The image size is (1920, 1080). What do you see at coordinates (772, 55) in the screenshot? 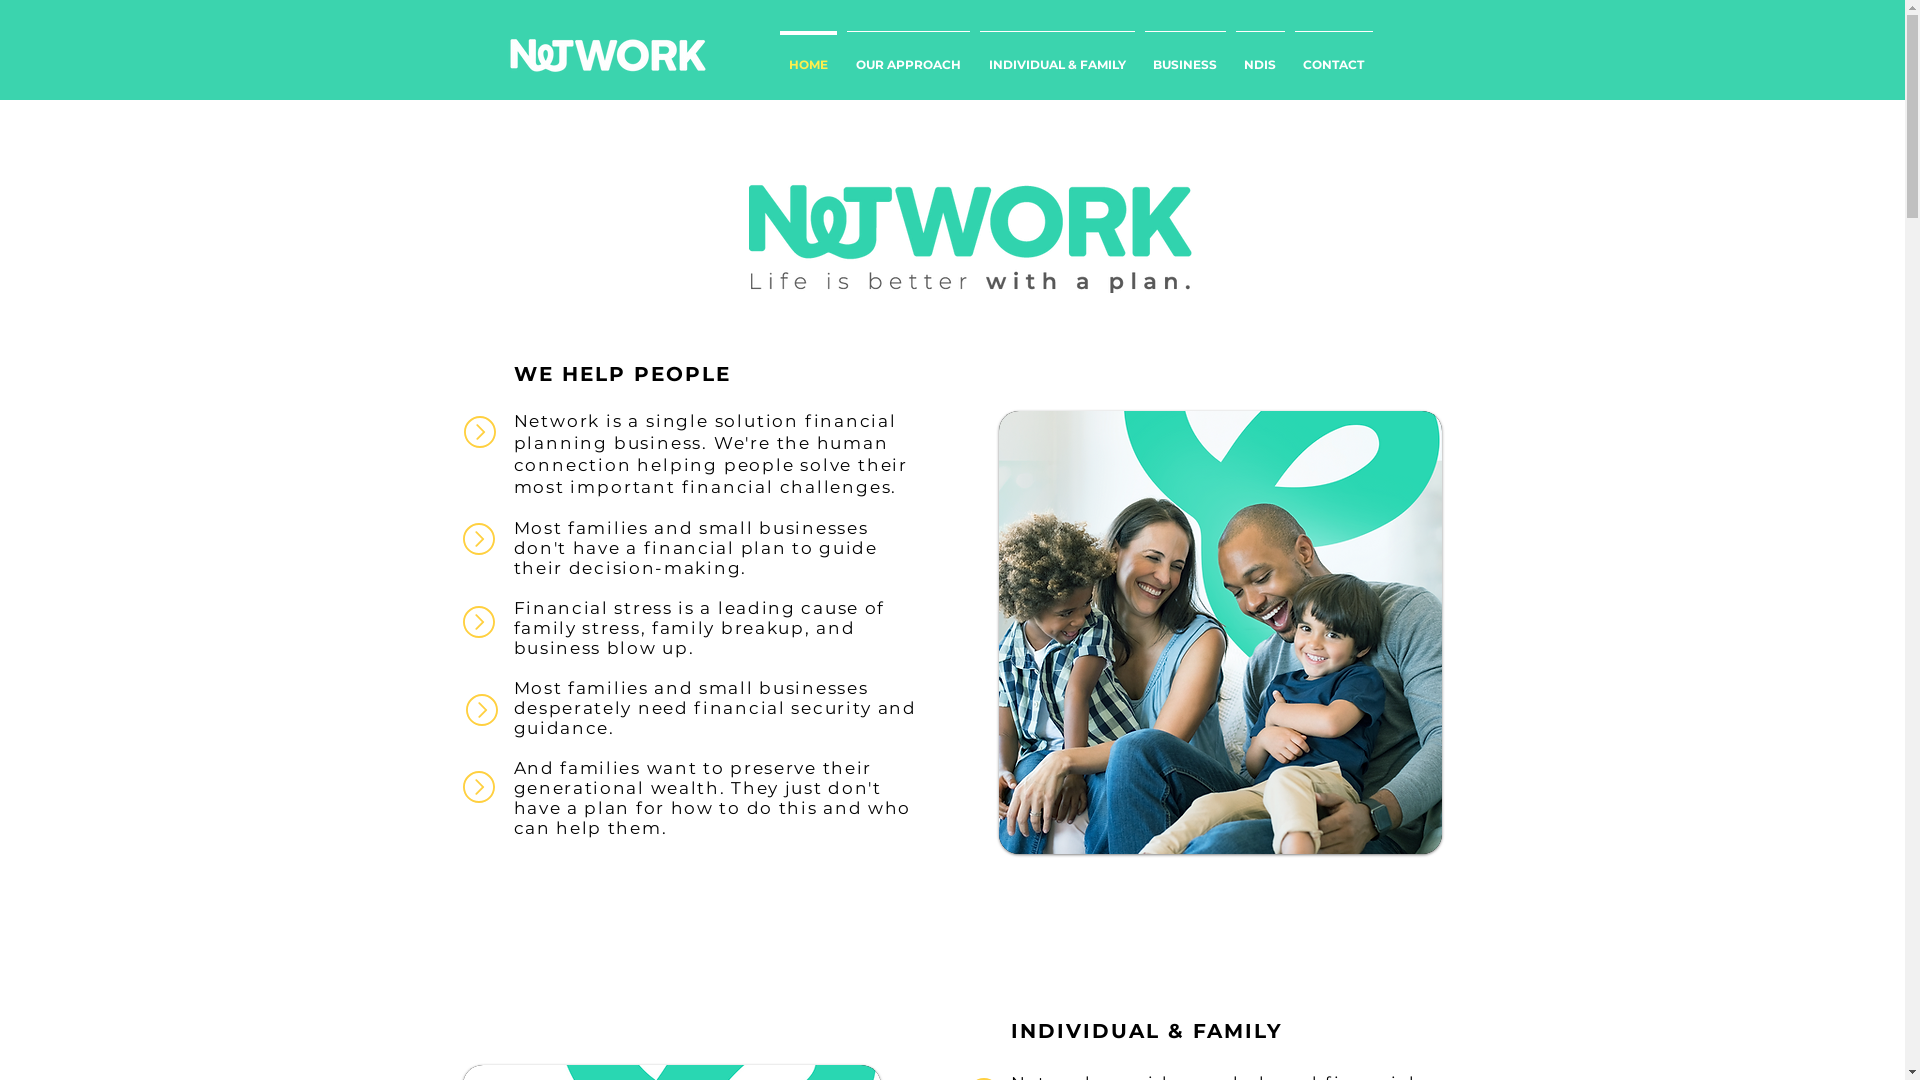
I see `'HOME'` at bounding box center [772, 55].